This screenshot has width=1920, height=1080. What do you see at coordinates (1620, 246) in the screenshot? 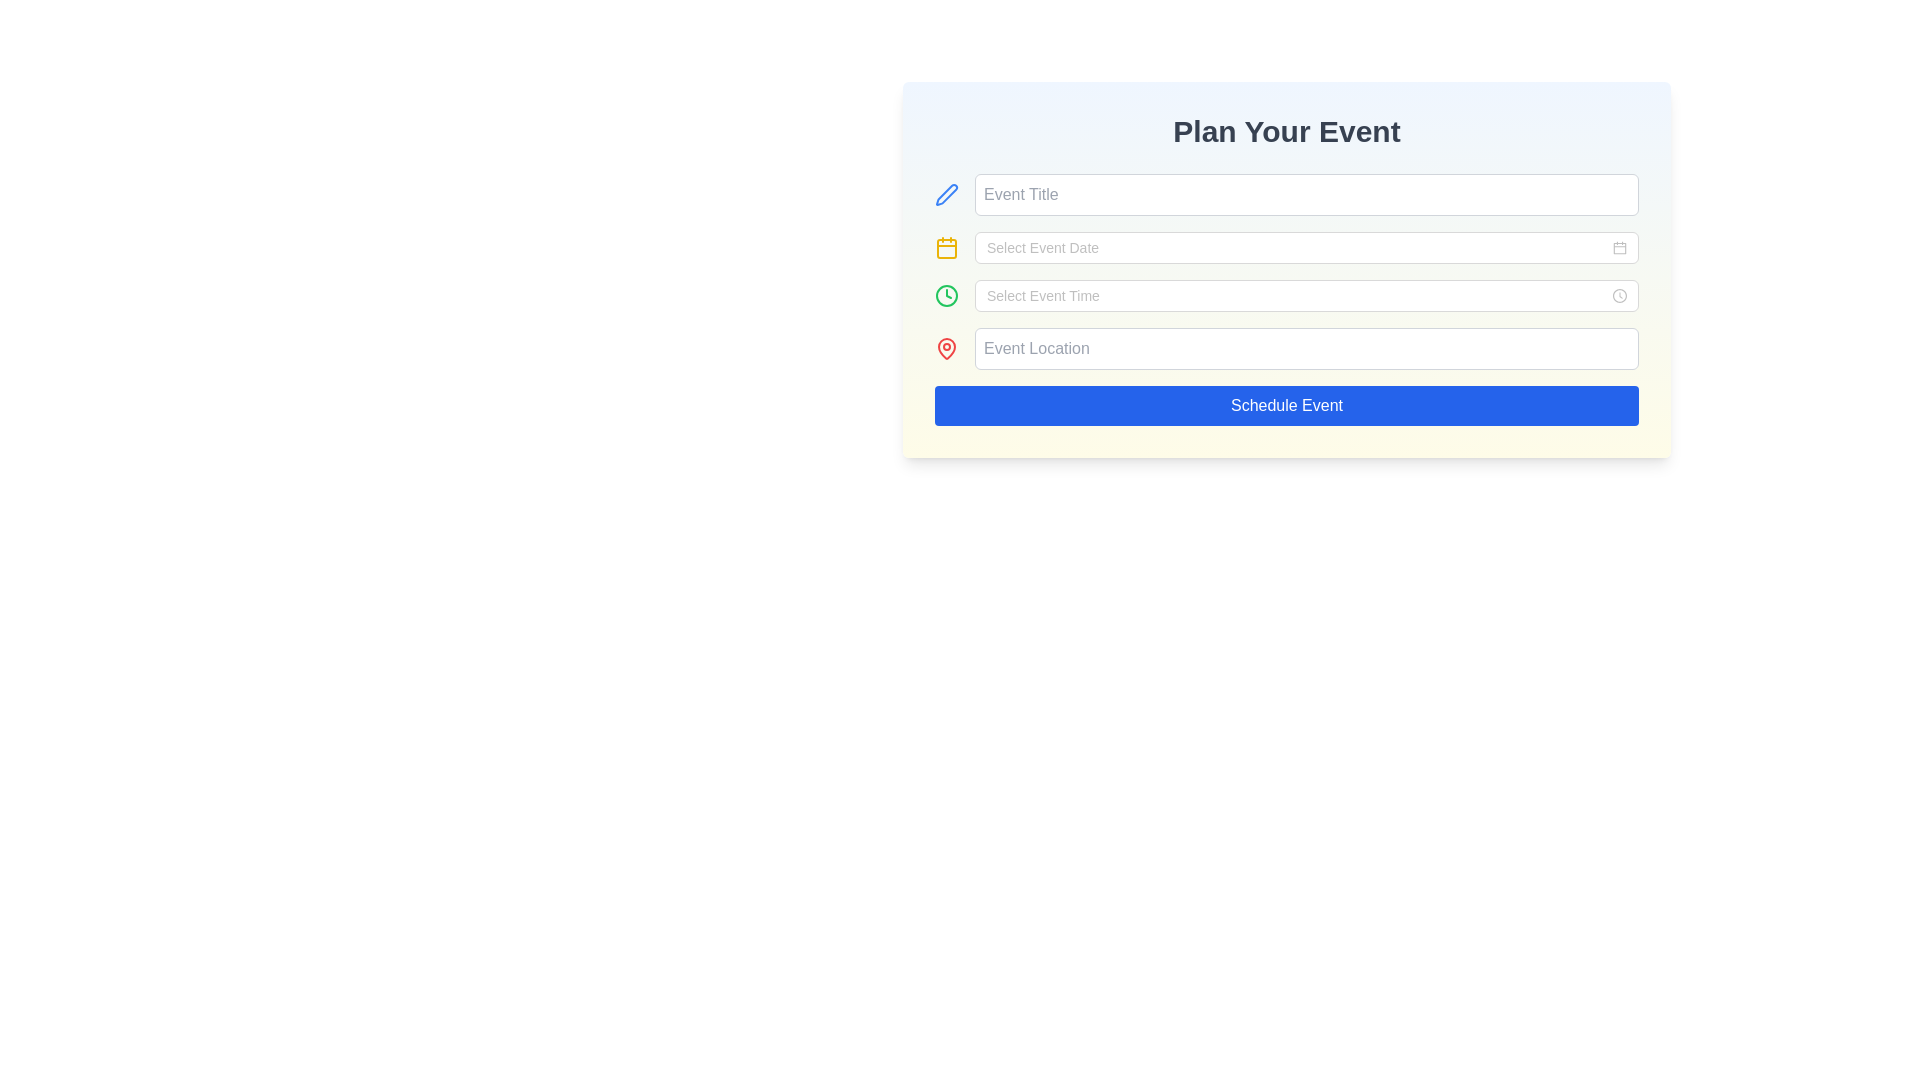
I see `the icon button located next to the input area of 'Select Event Date'` at bounding box center [1620, 246].